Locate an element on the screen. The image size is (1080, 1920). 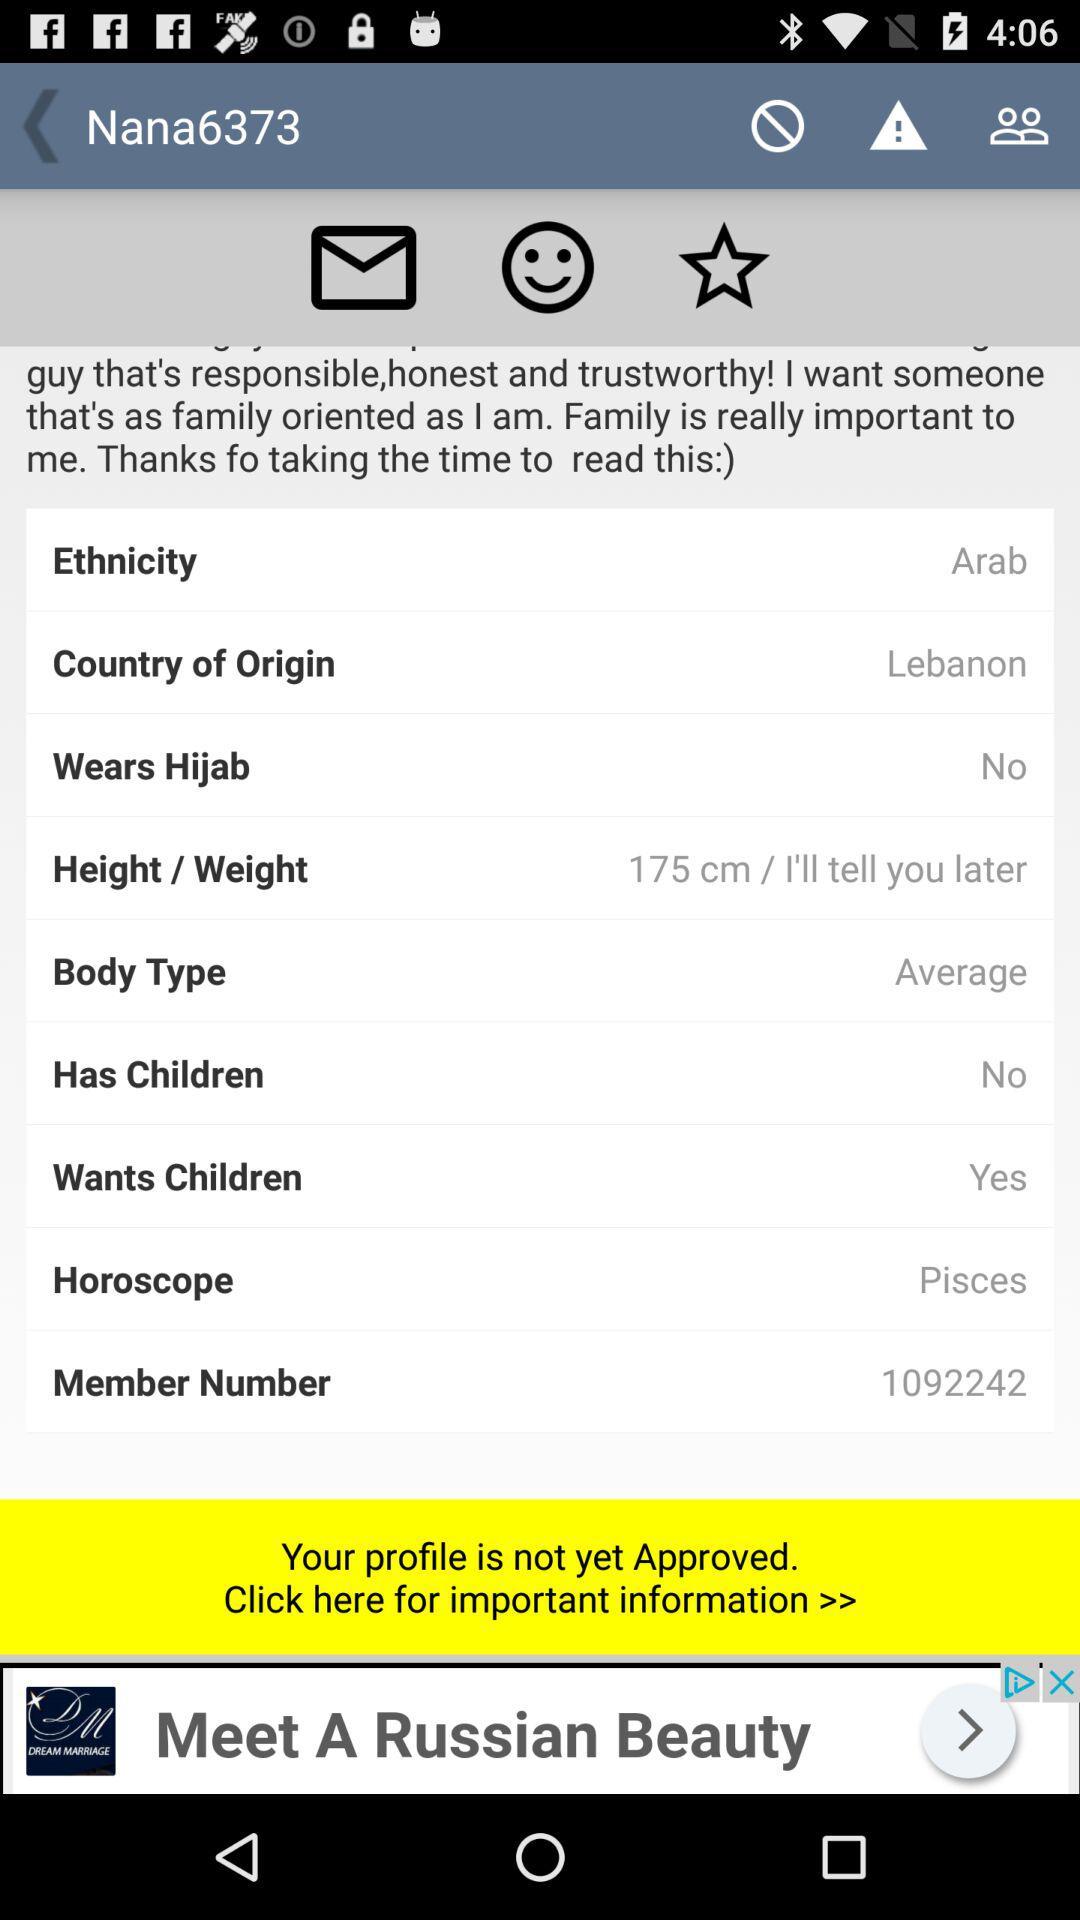
open advertisement is located at coordinates (540, 1727).